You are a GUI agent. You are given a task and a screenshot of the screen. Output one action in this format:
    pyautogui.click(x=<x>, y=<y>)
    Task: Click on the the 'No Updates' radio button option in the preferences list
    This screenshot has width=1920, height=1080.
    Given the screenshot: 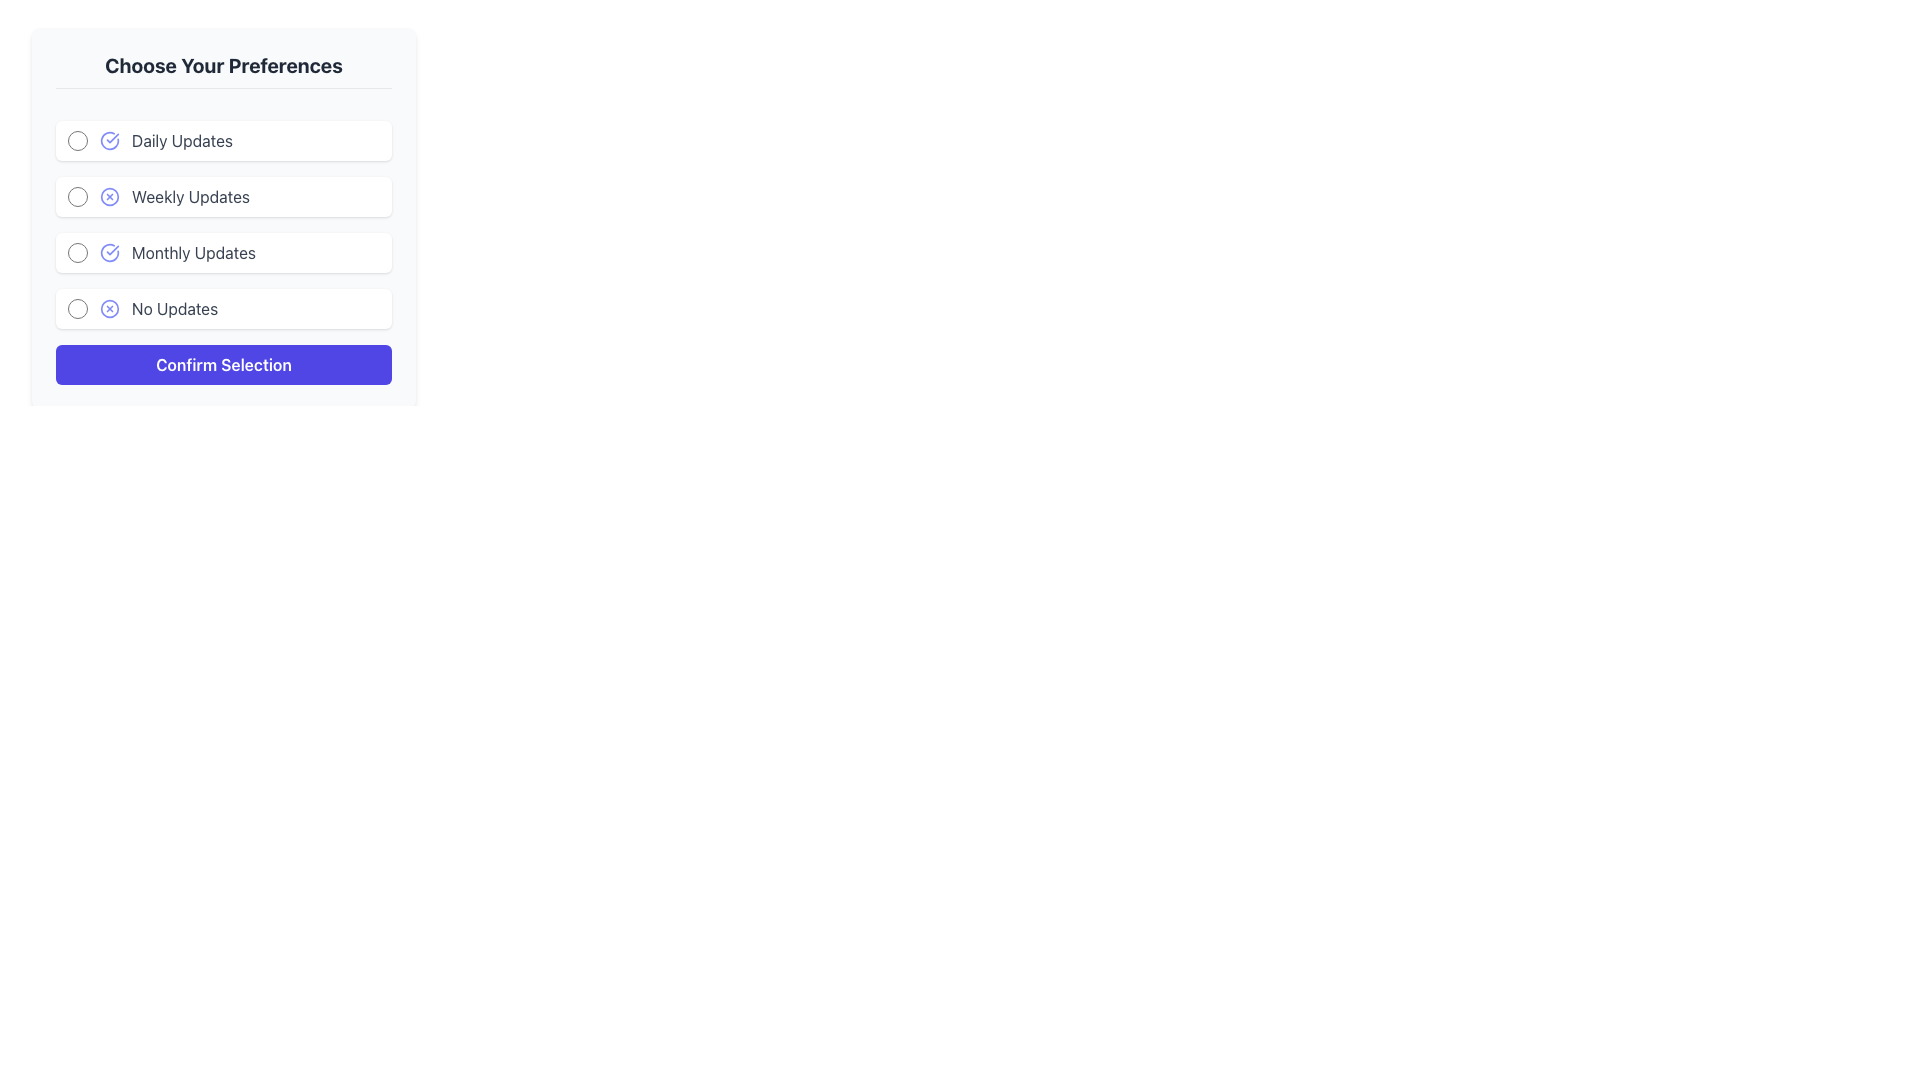 What is the action you would take?
    pyautogui.click(x=224, y=308)
    